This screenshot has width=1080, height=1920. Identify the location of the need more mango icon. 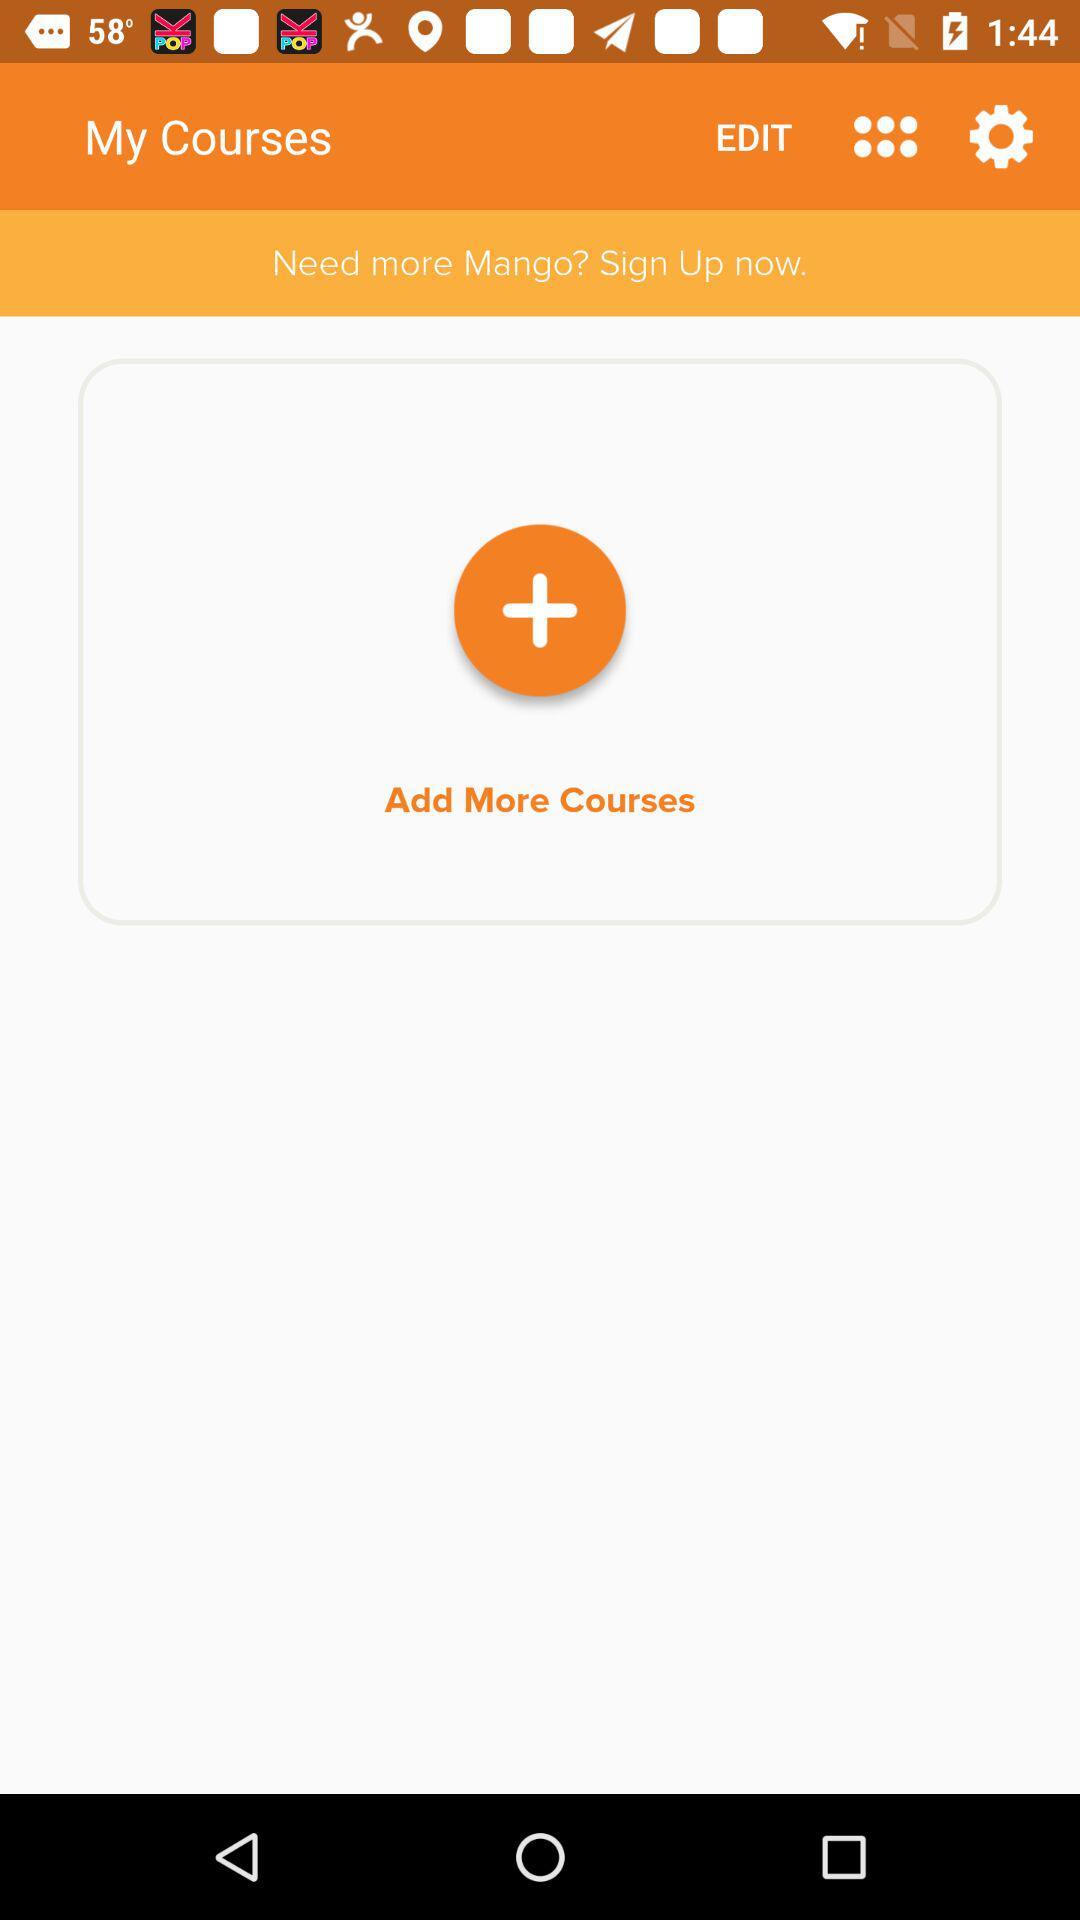
(540, 262).